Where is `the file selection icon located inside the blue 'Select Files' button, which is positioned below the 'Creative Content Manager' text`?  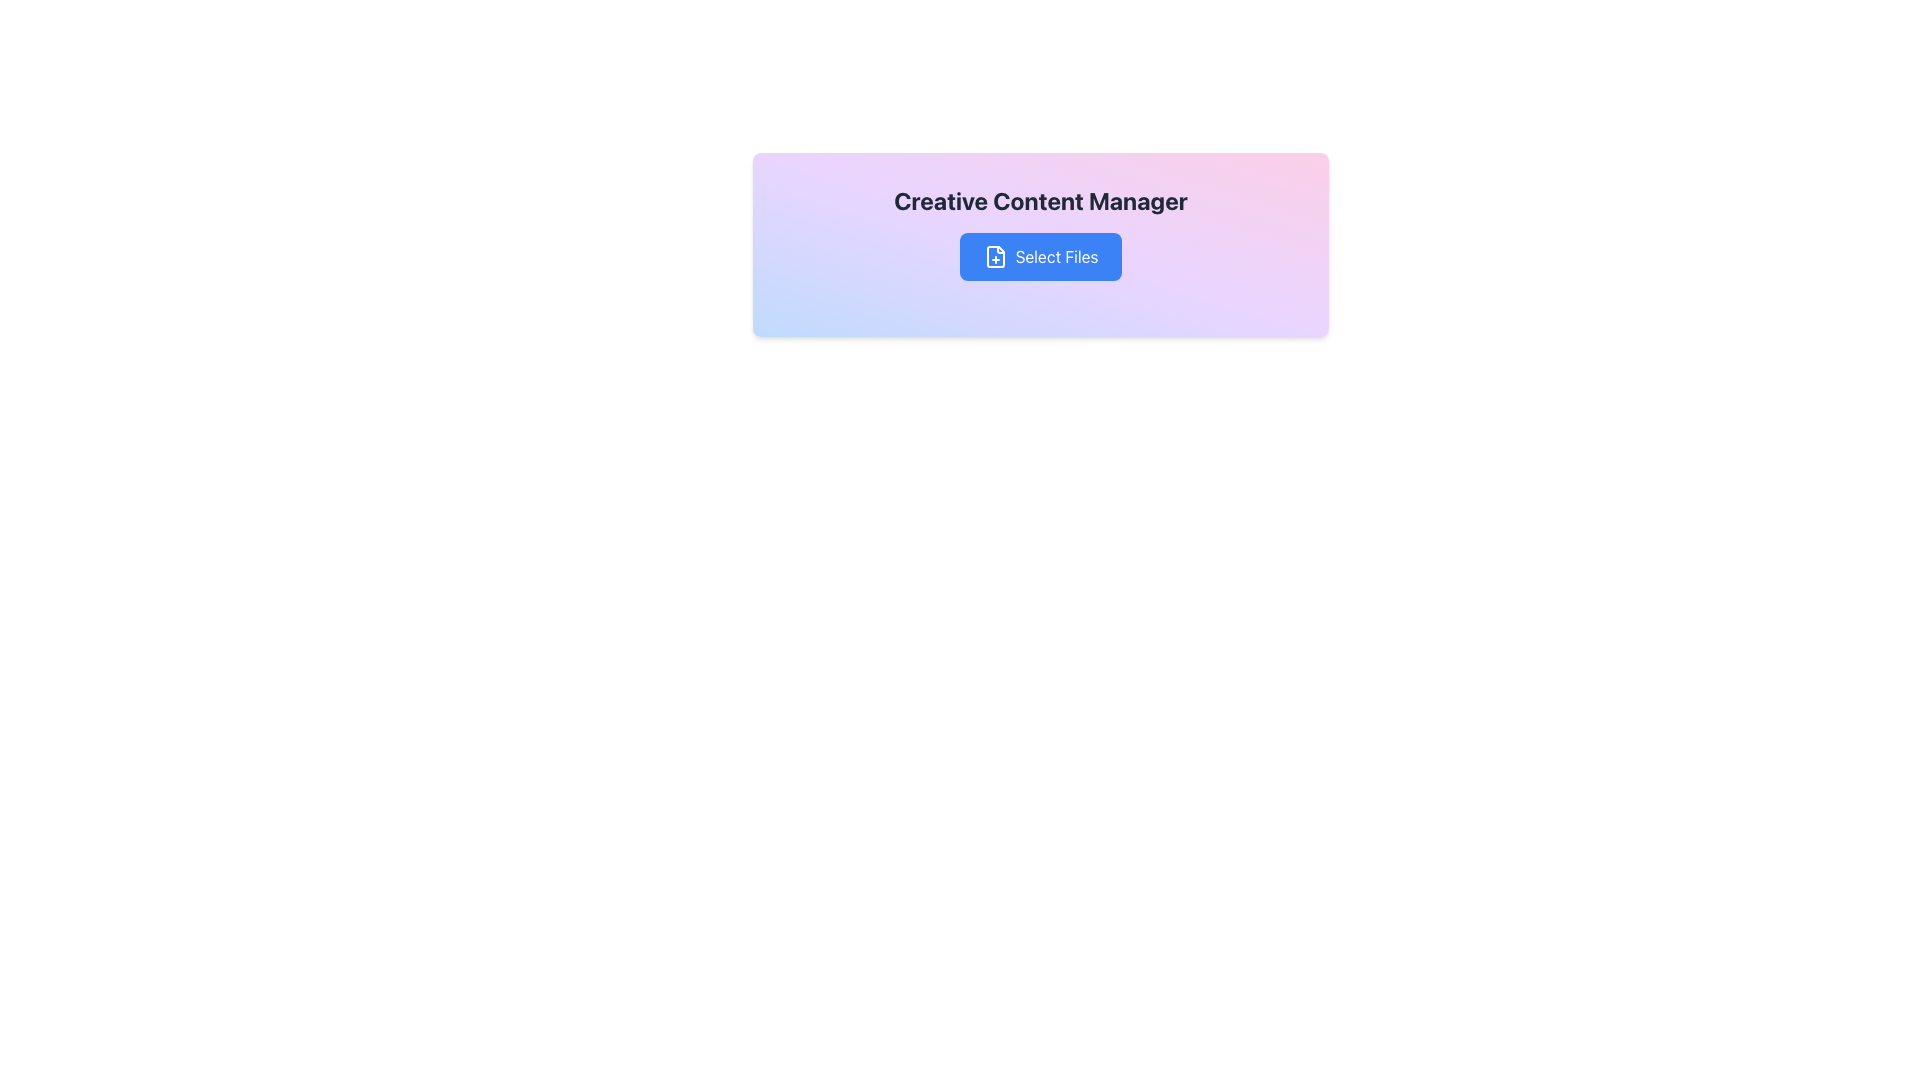
the file selection icon located inside the blue 'Select Files' button, which is positioned below the 'Creative Content Manager' text is located at coordinates (995, 256).